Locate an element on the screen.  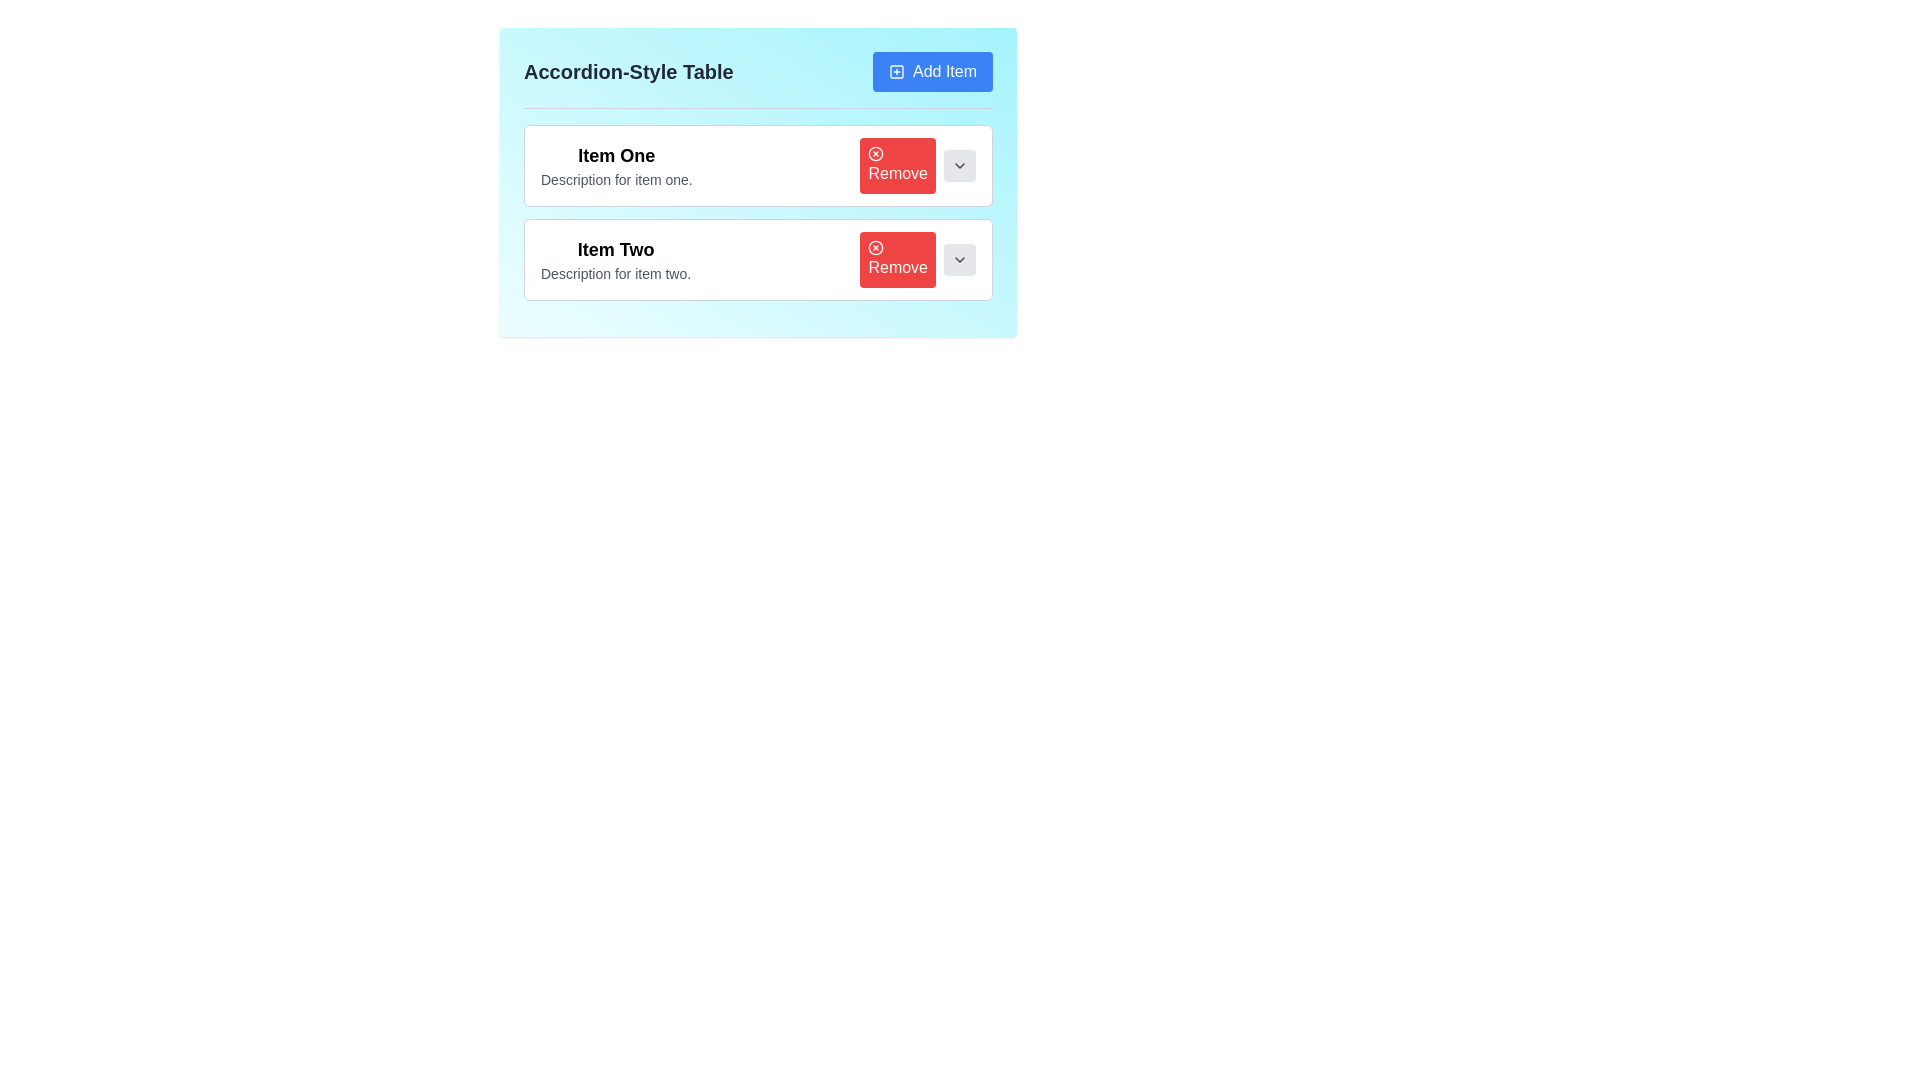
the small, square, gray dropdown toggle button with a downward-pointing chevron, located to the right of the 'Remove' button for 'Item Two' in the accordion-style UI is located at coordinates (960, 258).